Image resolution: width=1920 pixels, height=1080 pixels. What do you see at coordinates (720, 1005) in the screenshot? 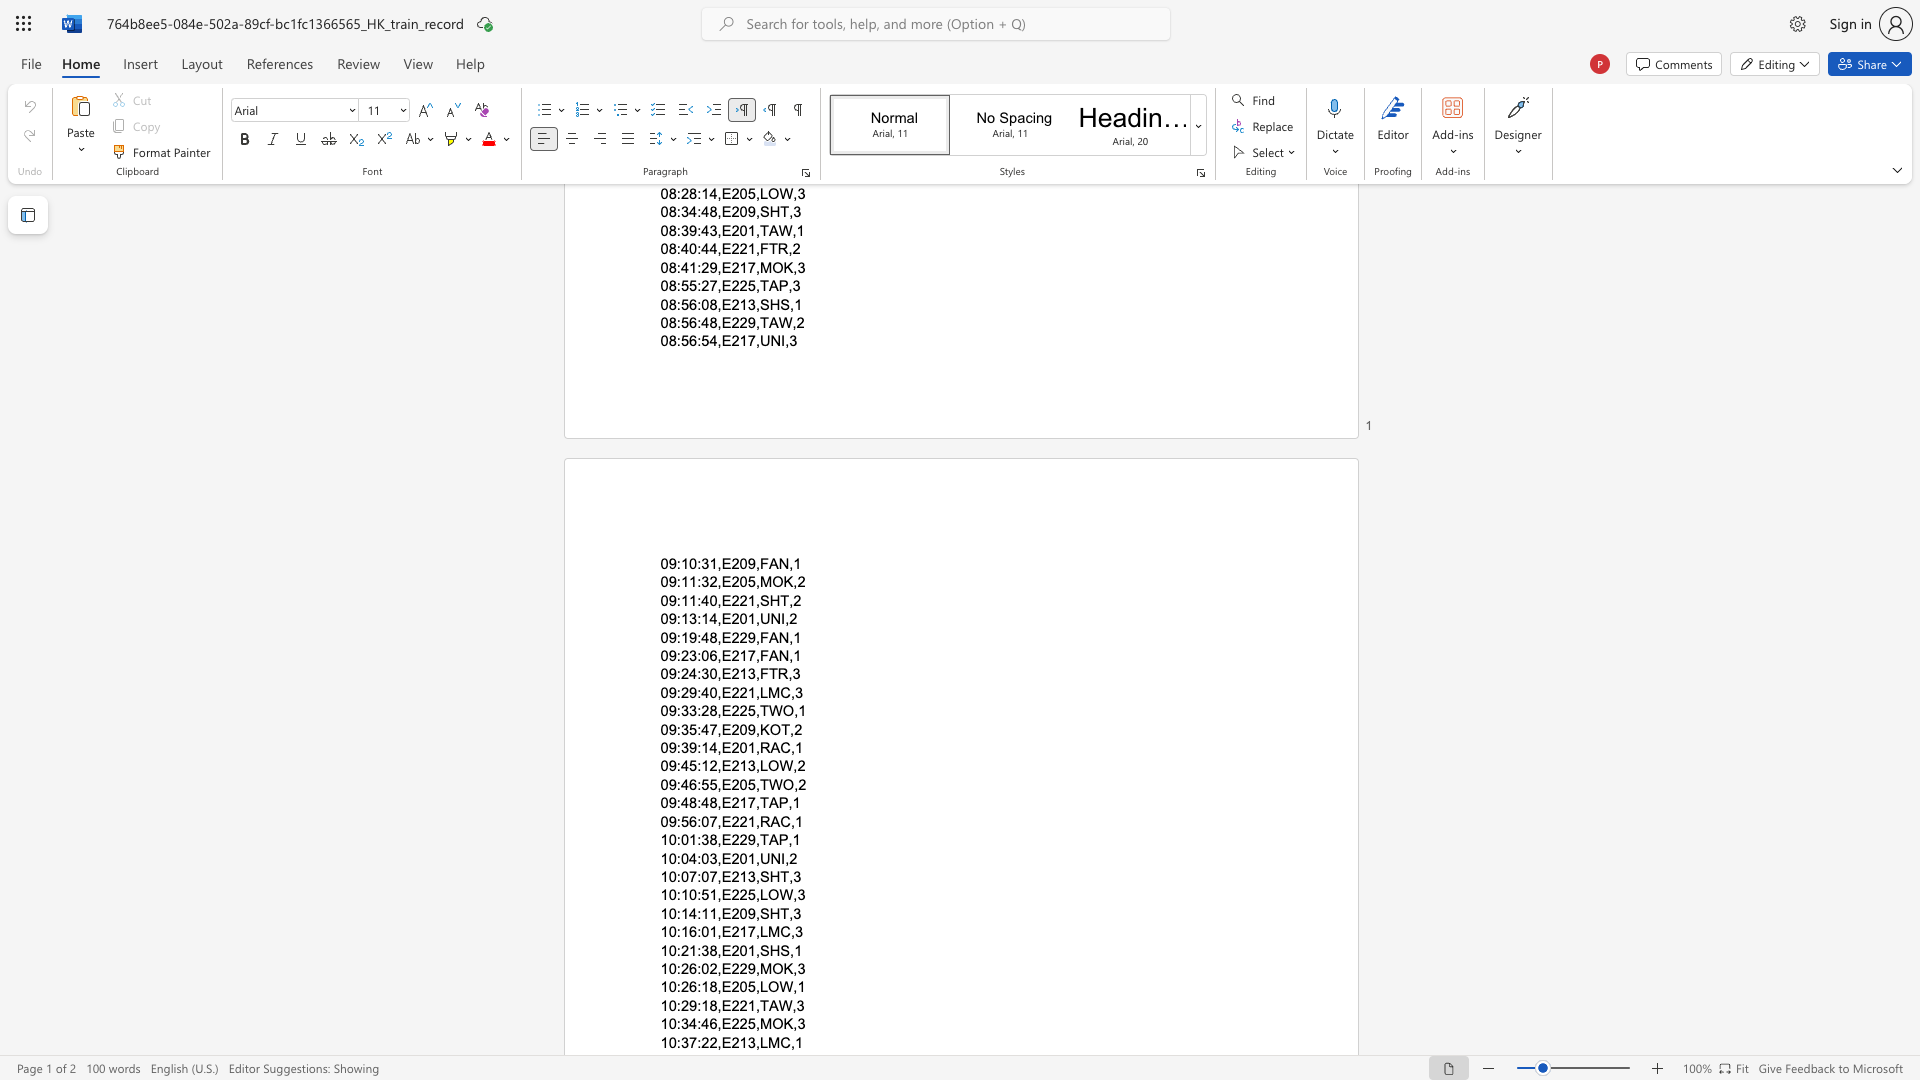
I see `the subset text "E22" within the text "10:29:18,E221,TAW,3"` at bounding box center [720, 1005].